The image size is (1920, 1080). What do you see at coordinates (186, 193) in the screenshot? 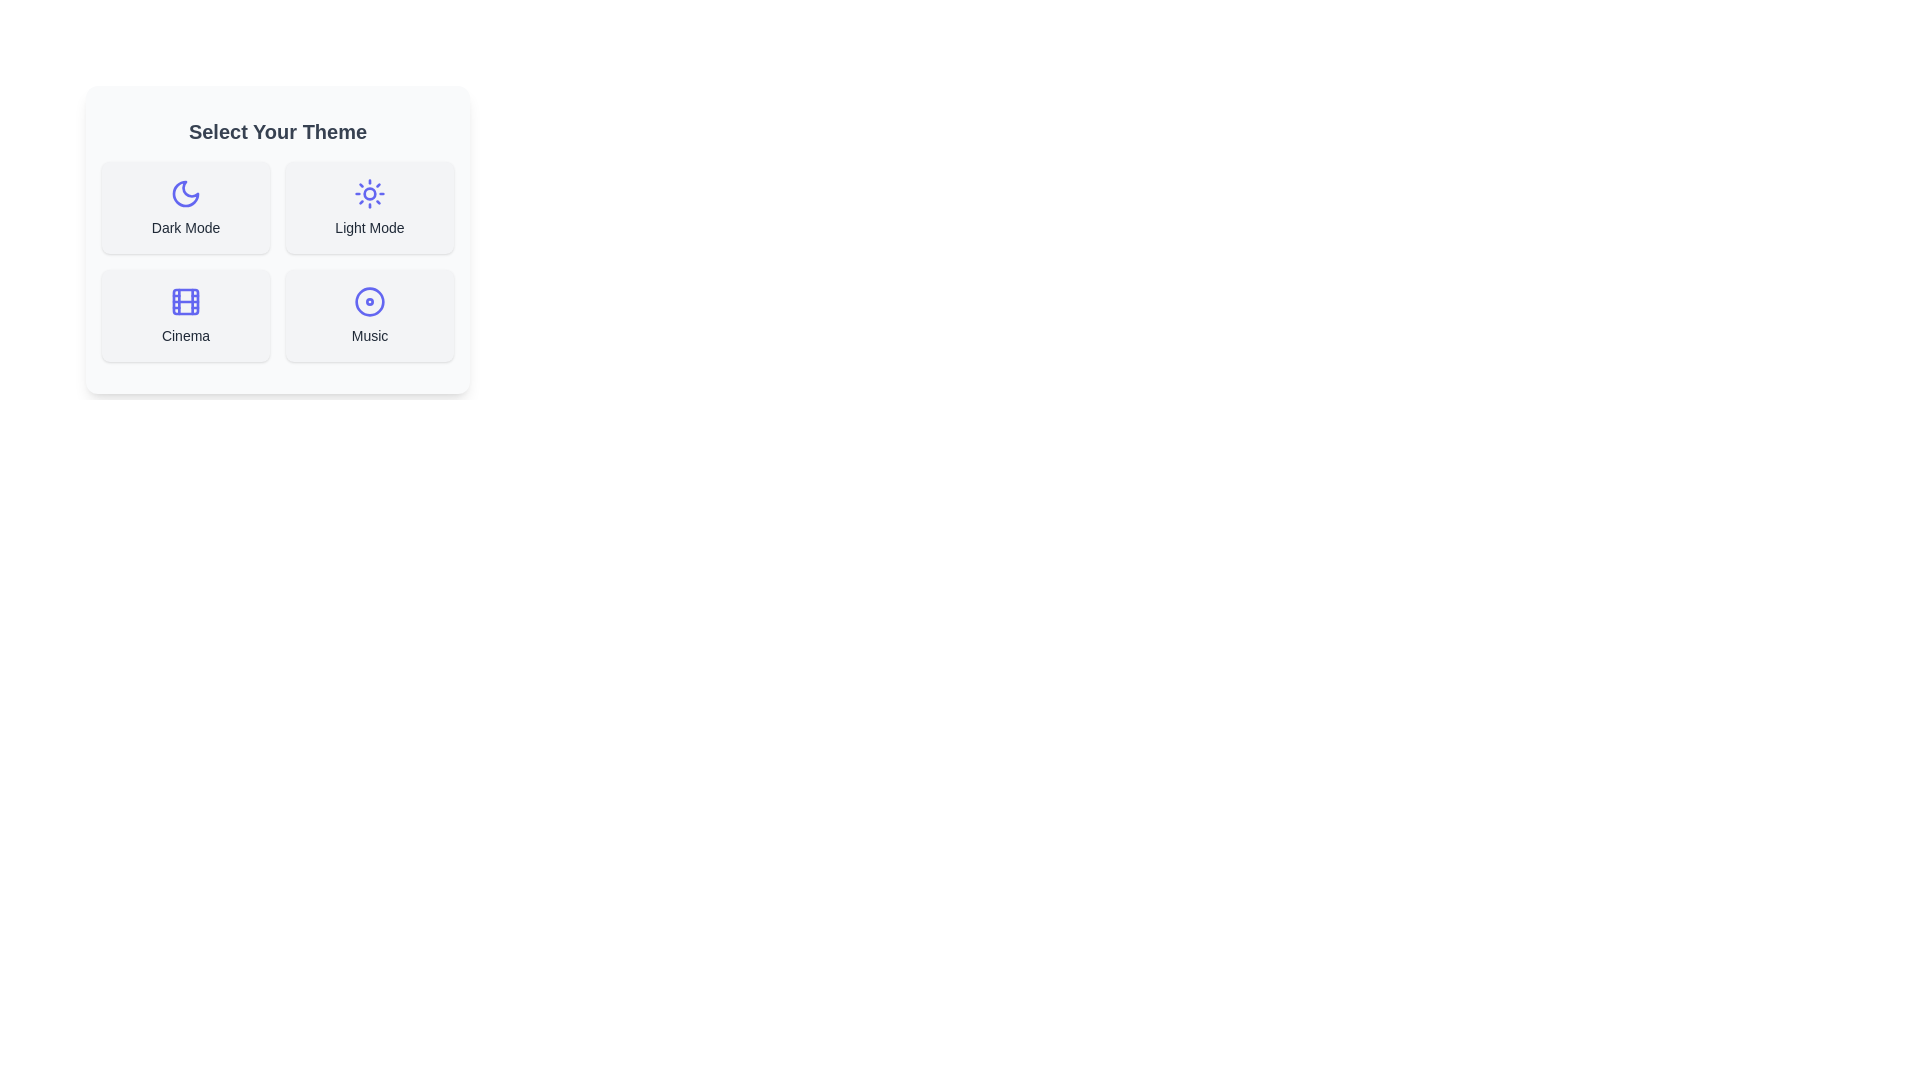
I see `the 'Dark Mode' icon located at the top left corner of the grid` at bounding box center [186, 193].